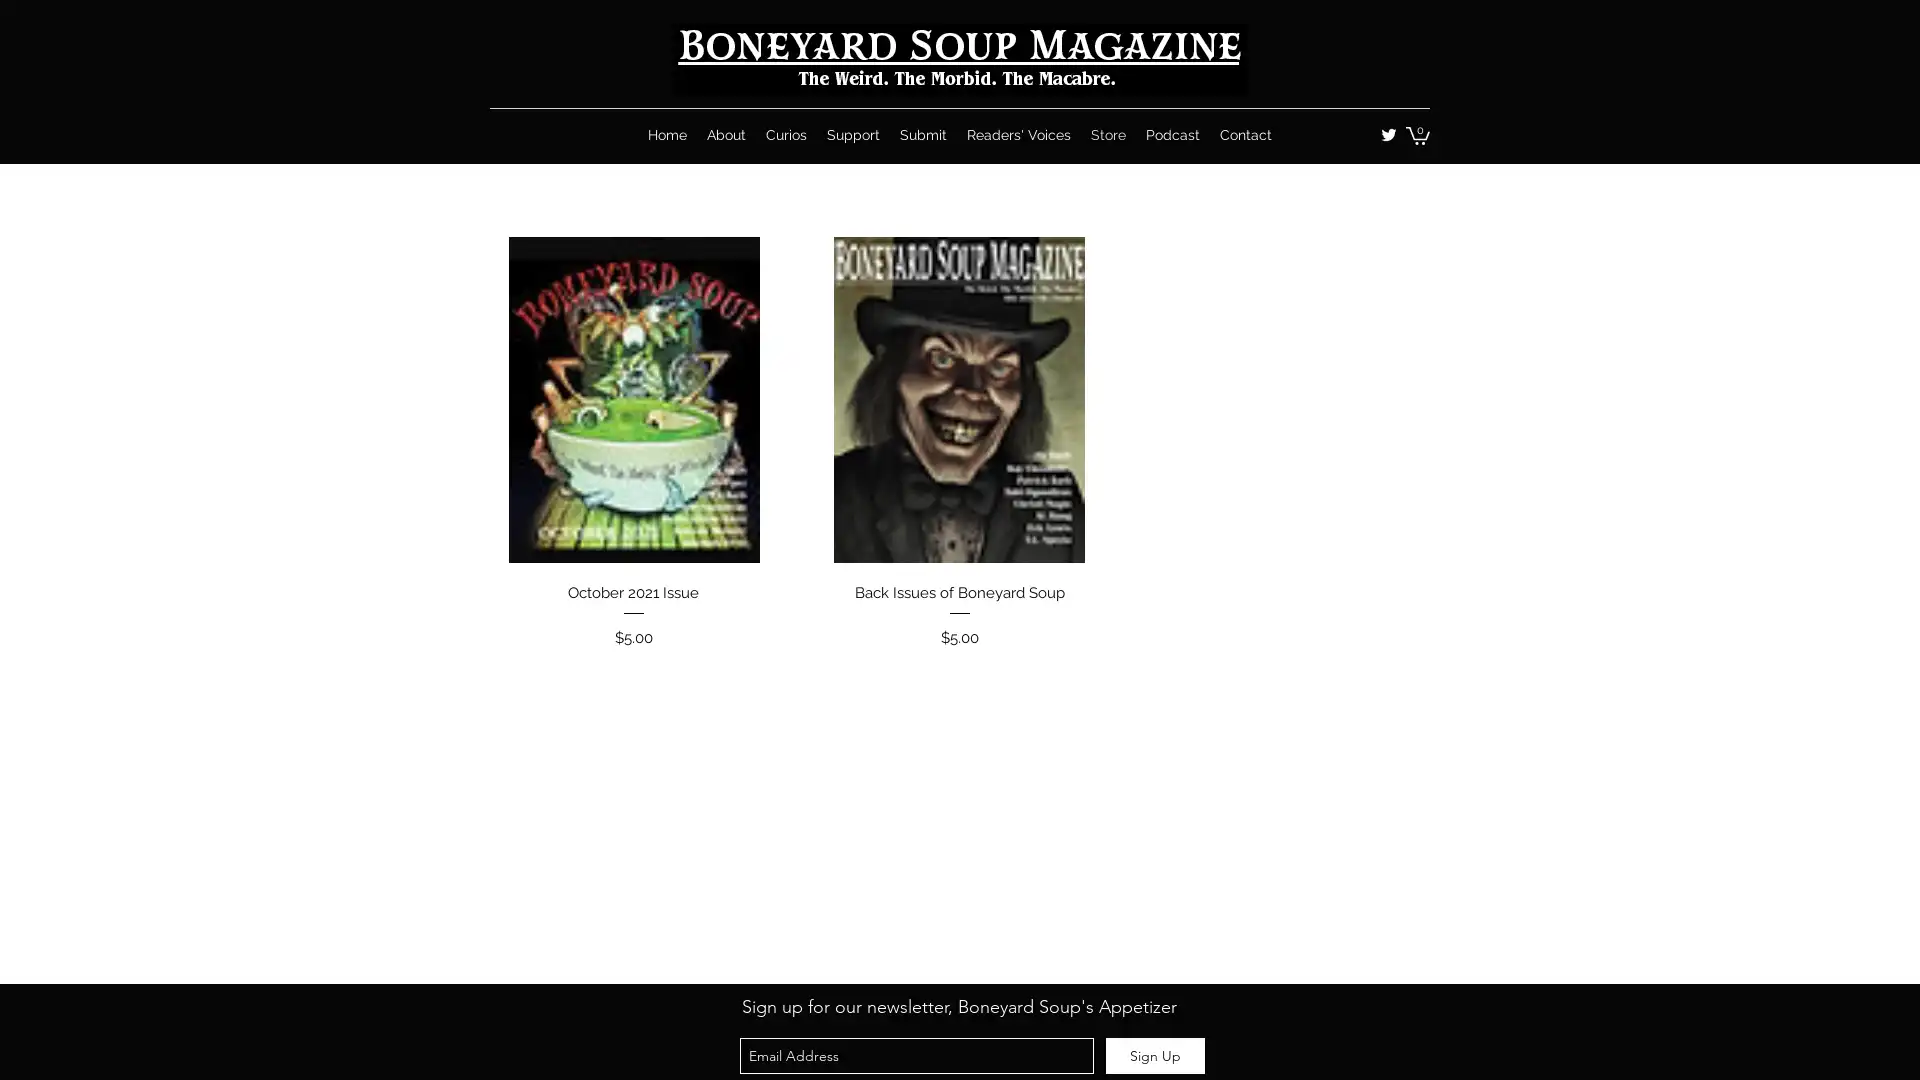  I want to click on Sign Up, so click(1155, 1055).